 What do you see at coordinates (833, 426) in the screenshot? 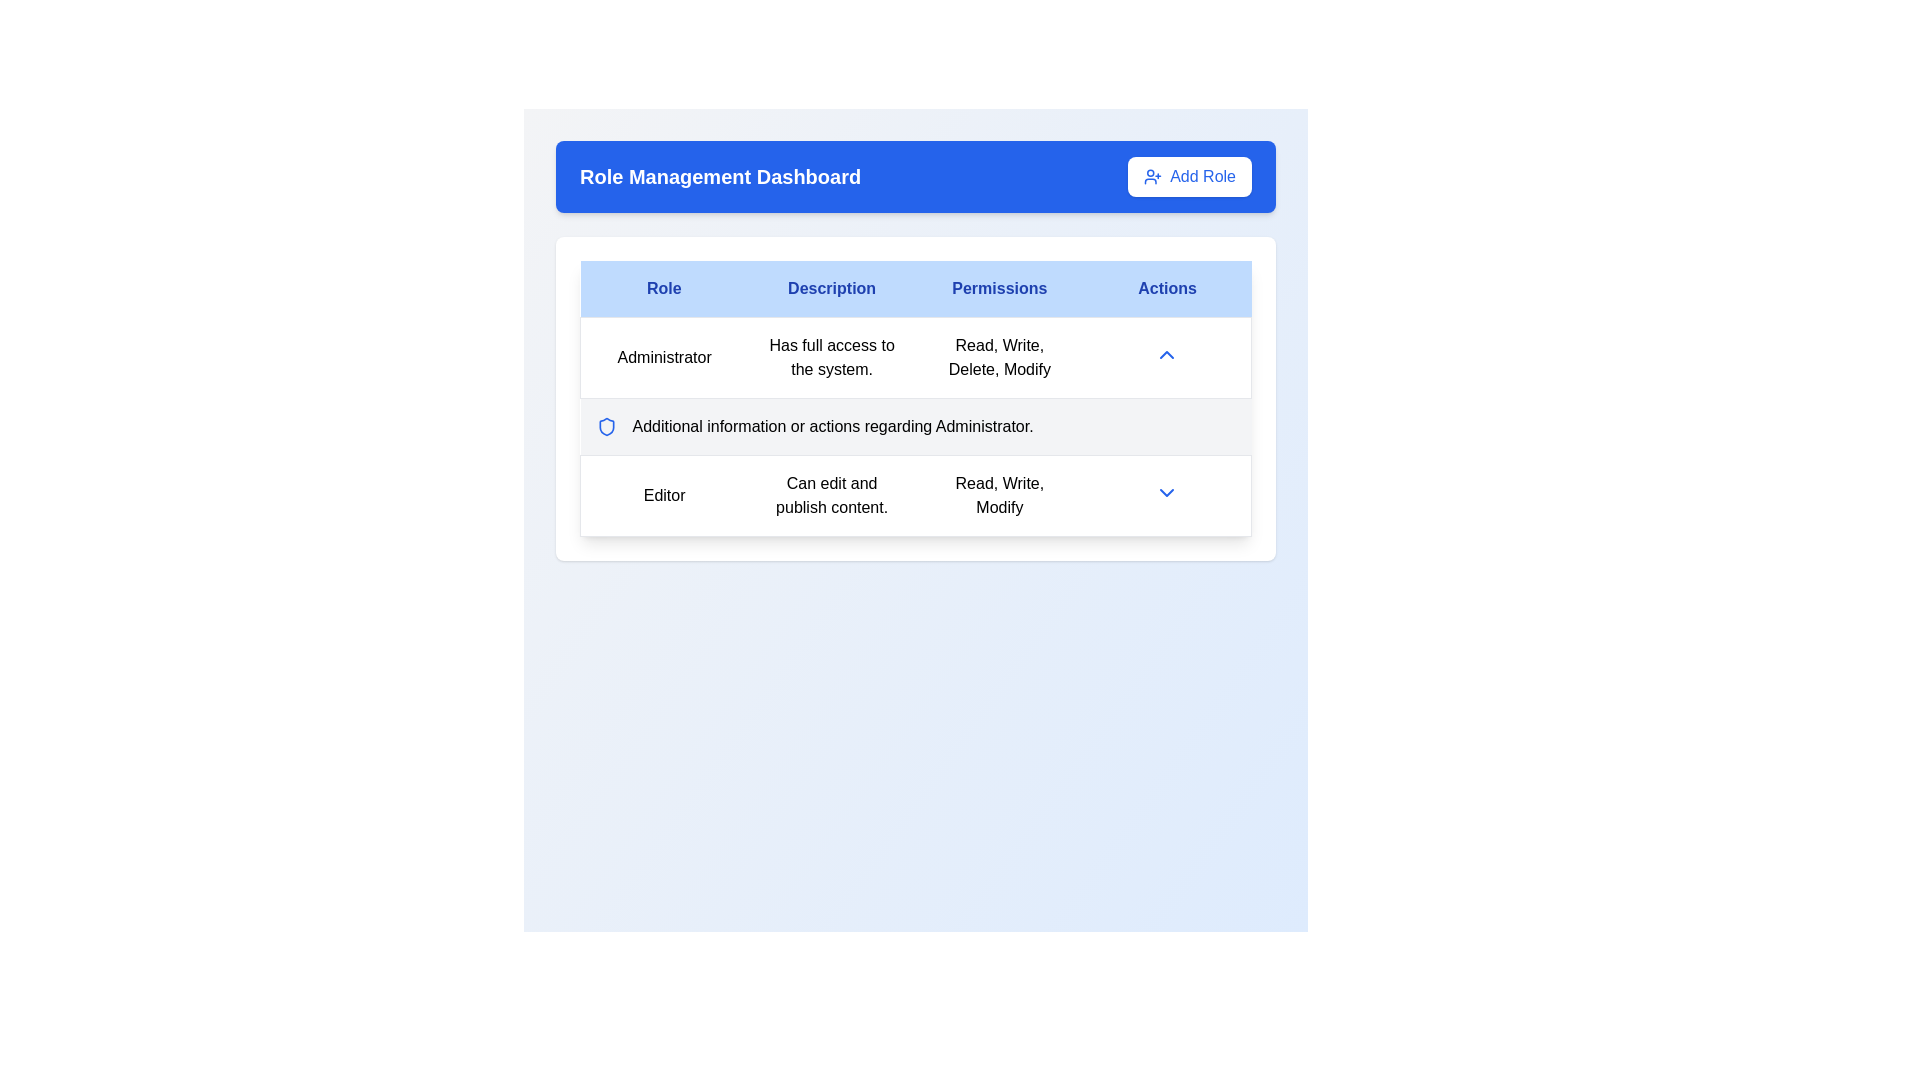
I see `the descriptive text that provides information related to the 'Administrator' role, positioned below the 'Administrator' label` at bounding box center [833, 426].